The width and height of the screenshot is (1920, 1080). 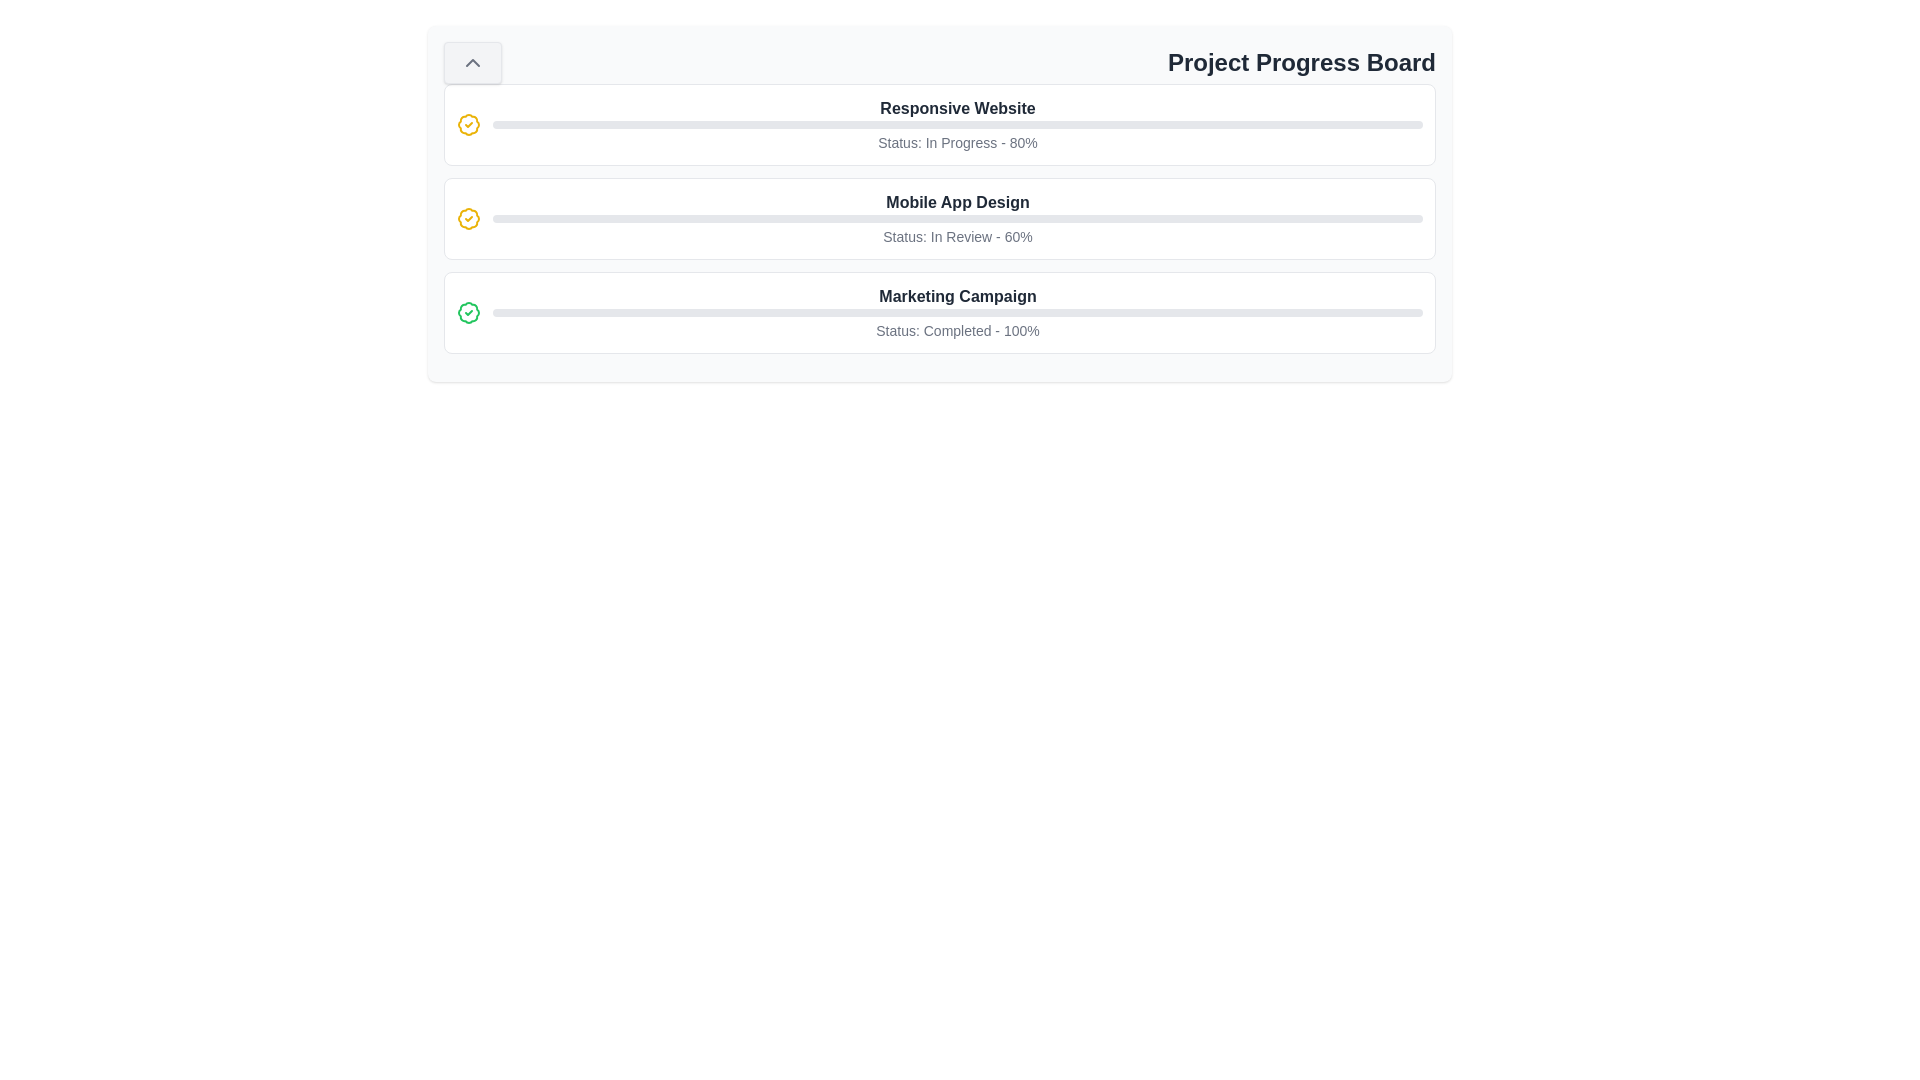 What do you see at coordinates (468, 124) in the screenshot?
I see `the badge icon with a check mark inside, which is the first icon on the left side of the first row labeled 'Responsive Website'` at bounding box center [468, 124].